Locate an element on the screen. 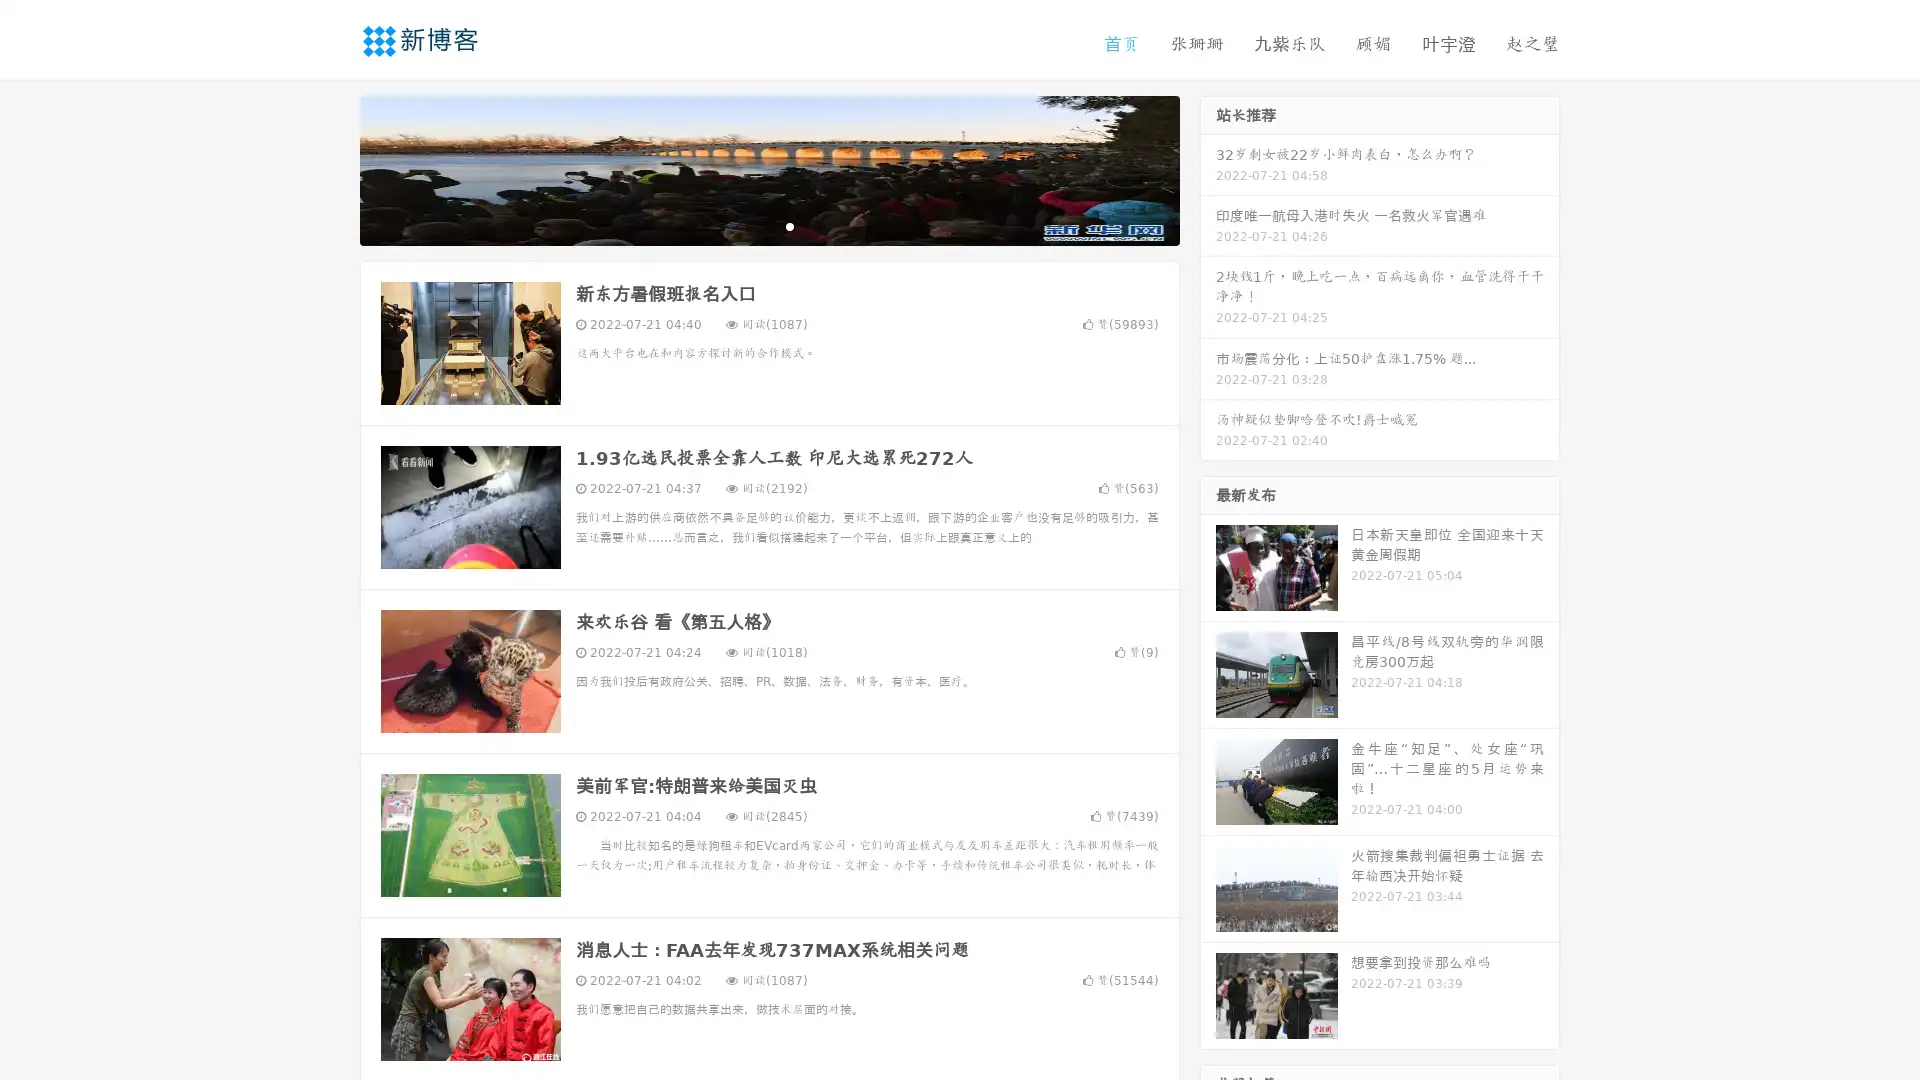 Image resolution: width=1920 pixels, height=1080 pixels. Previous slide is located at coordinates (330, 168).